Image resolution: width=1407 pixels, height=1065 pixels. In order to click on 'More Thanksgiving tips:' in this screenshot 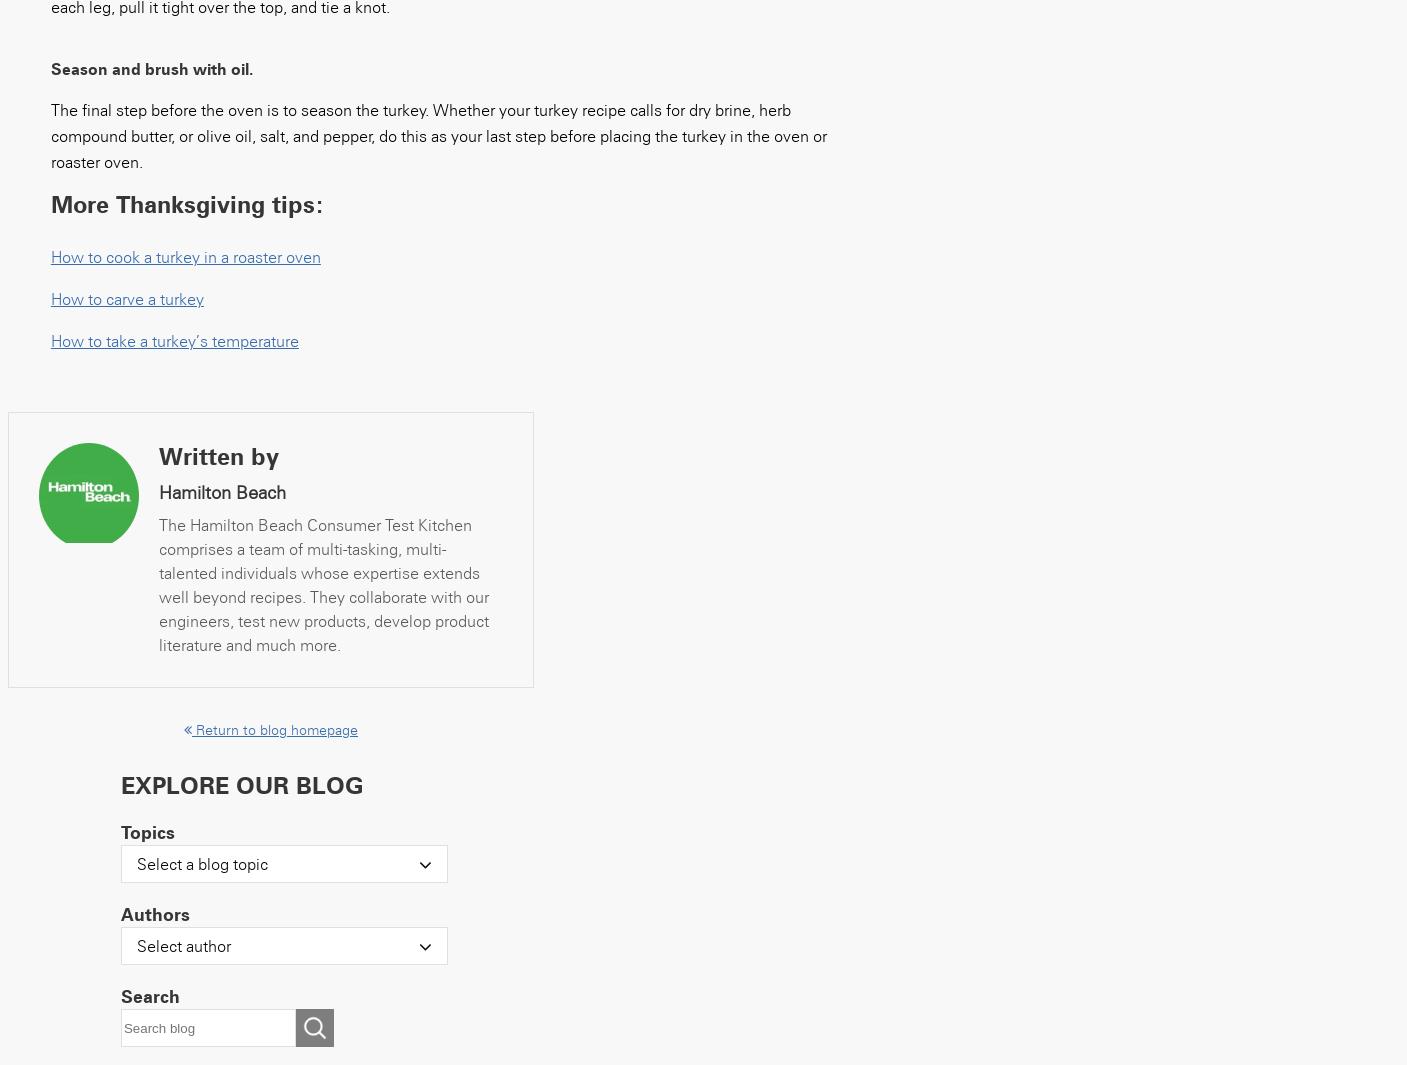, I will do `click(186, 203)`.